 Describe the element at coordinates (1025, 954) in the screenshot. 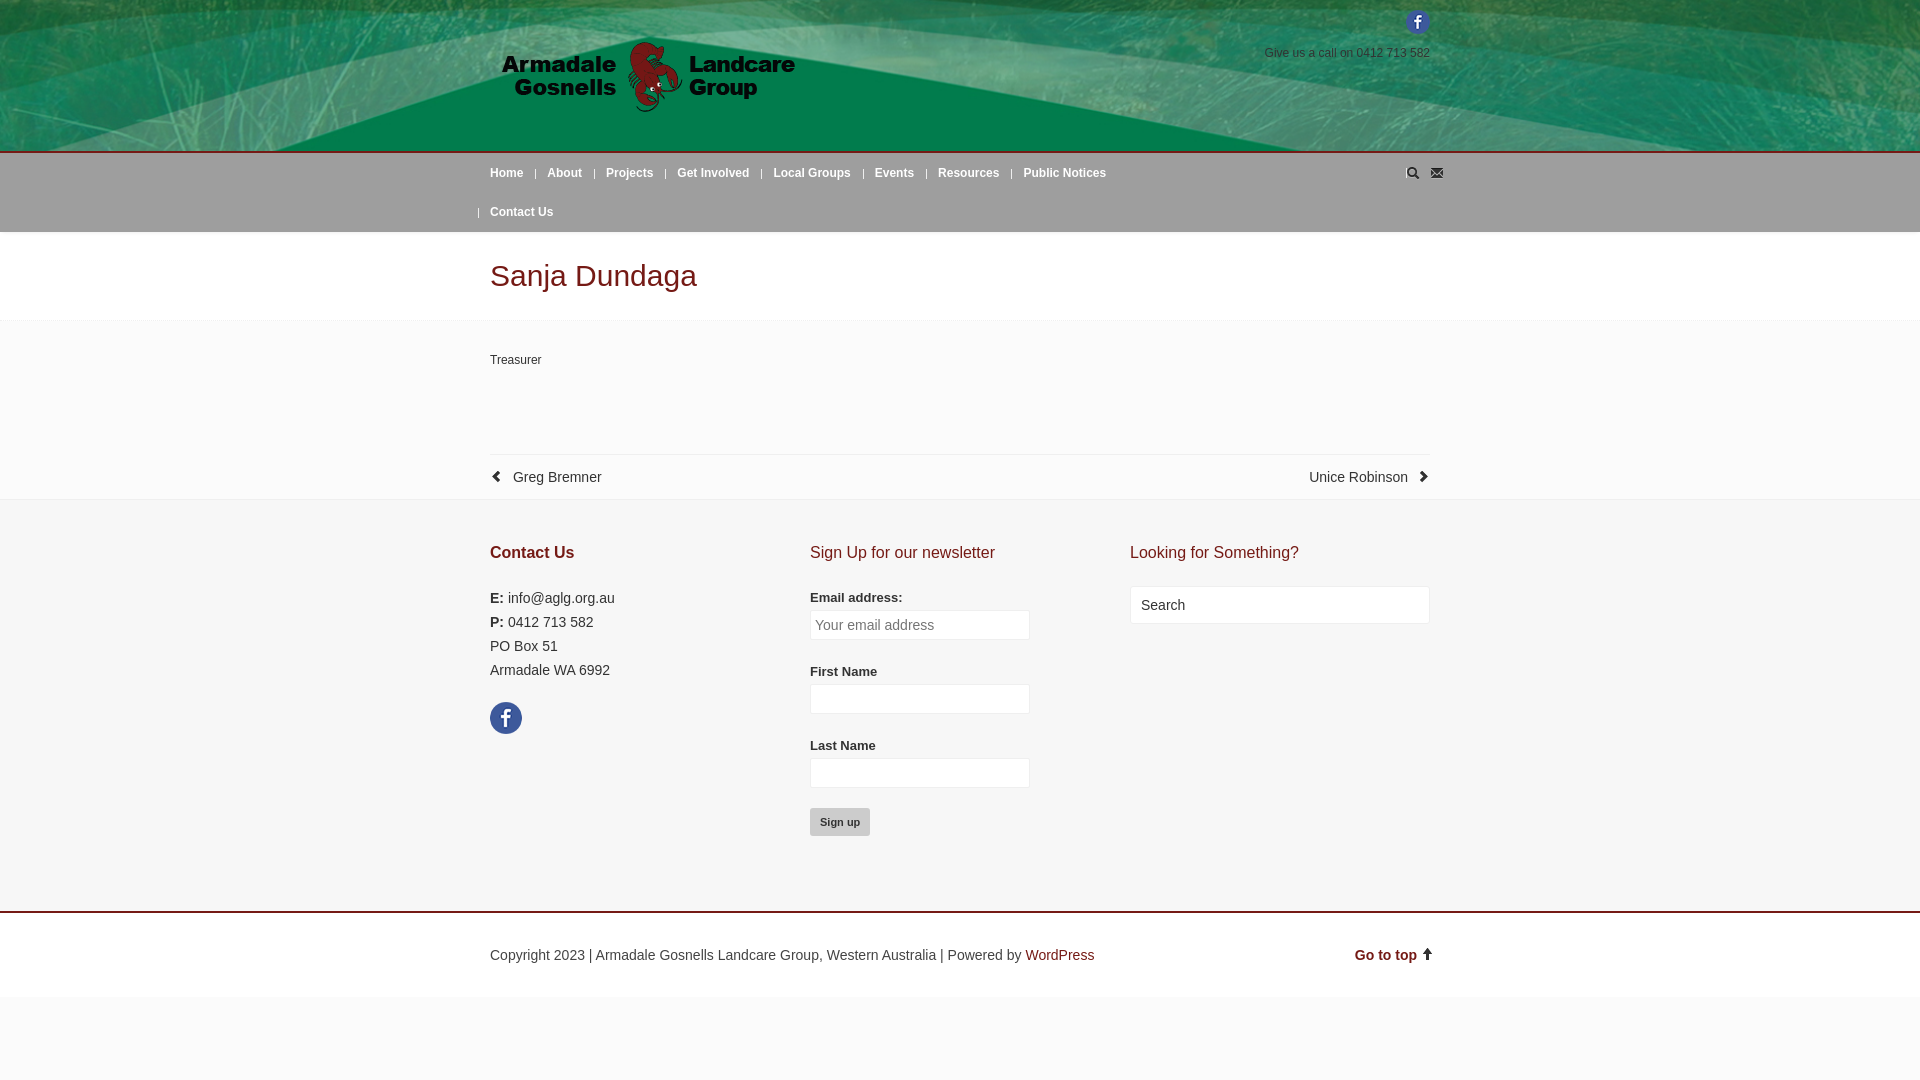

I see `'WordPress'` at that location.